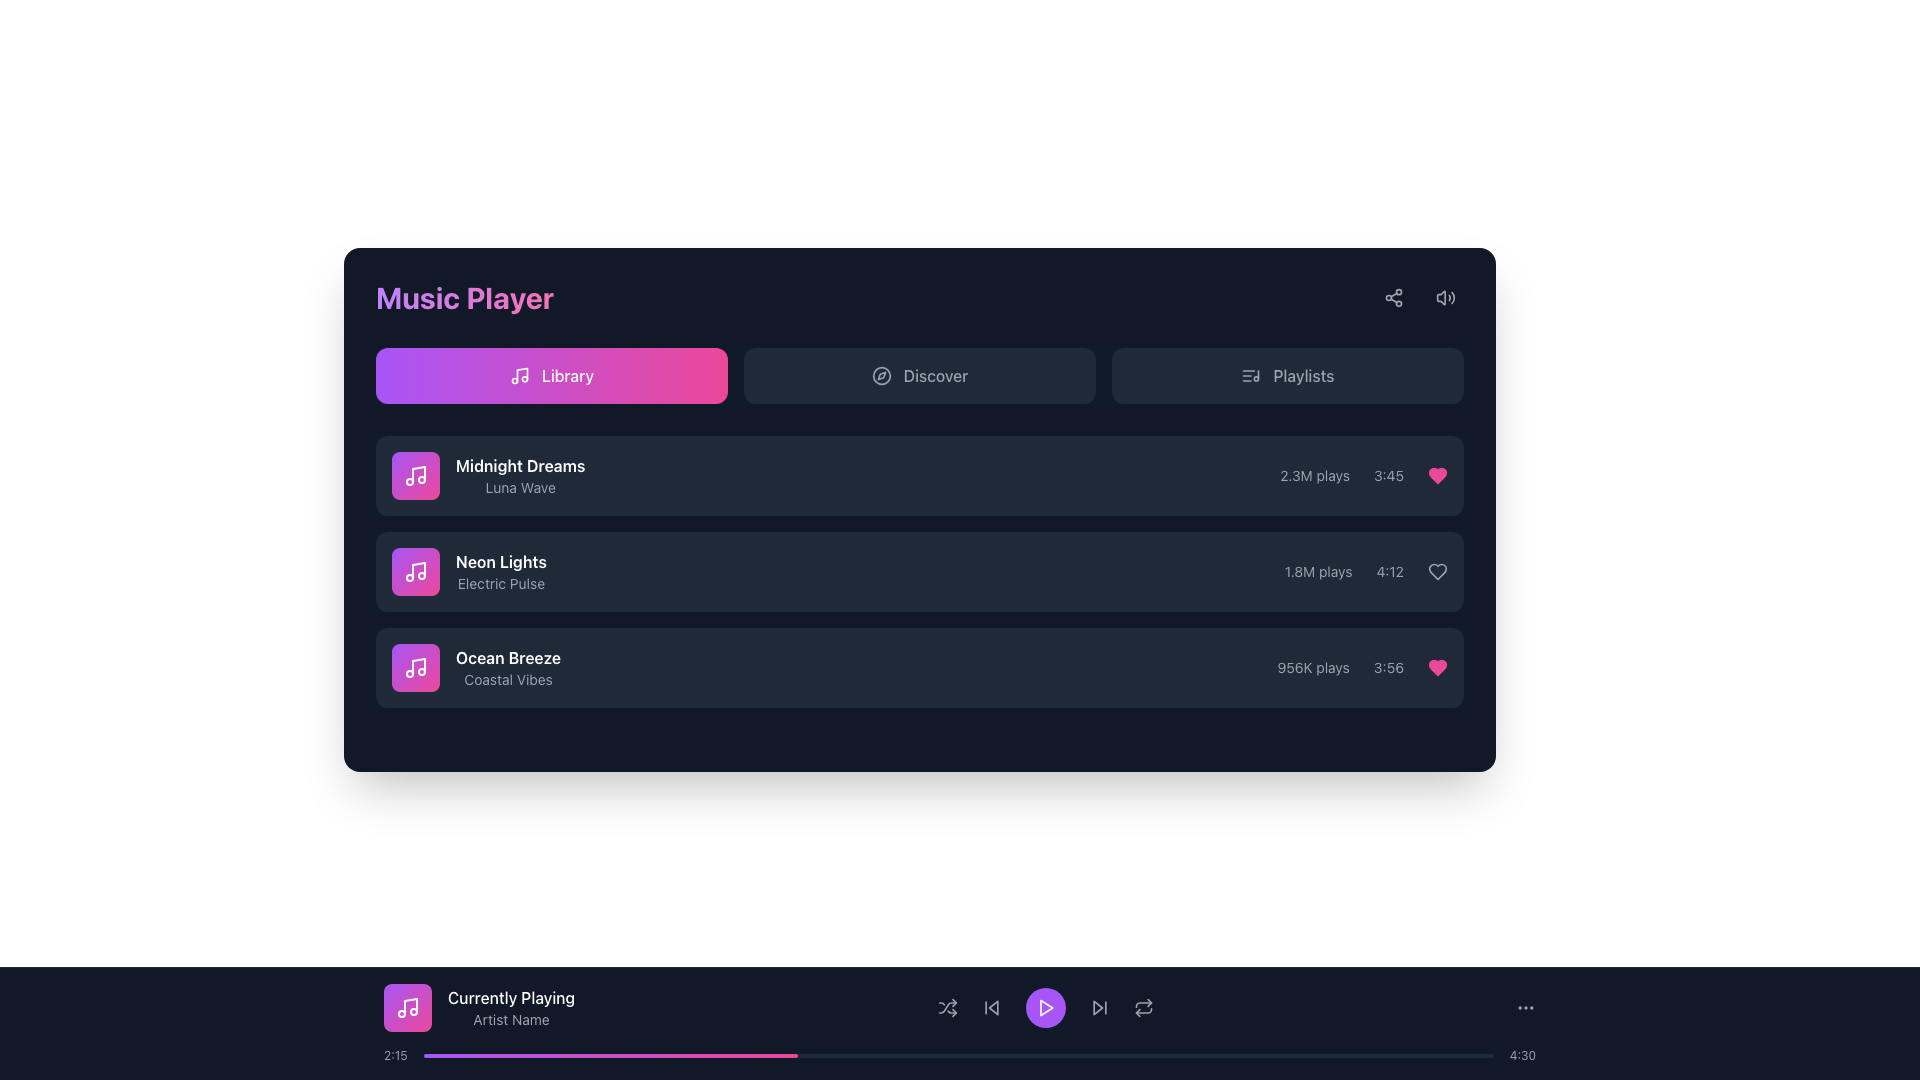  I want to click on the sharing or networking icon located in the top-right corner of the primary interface, next to the sound icon, so click(1392, 297).